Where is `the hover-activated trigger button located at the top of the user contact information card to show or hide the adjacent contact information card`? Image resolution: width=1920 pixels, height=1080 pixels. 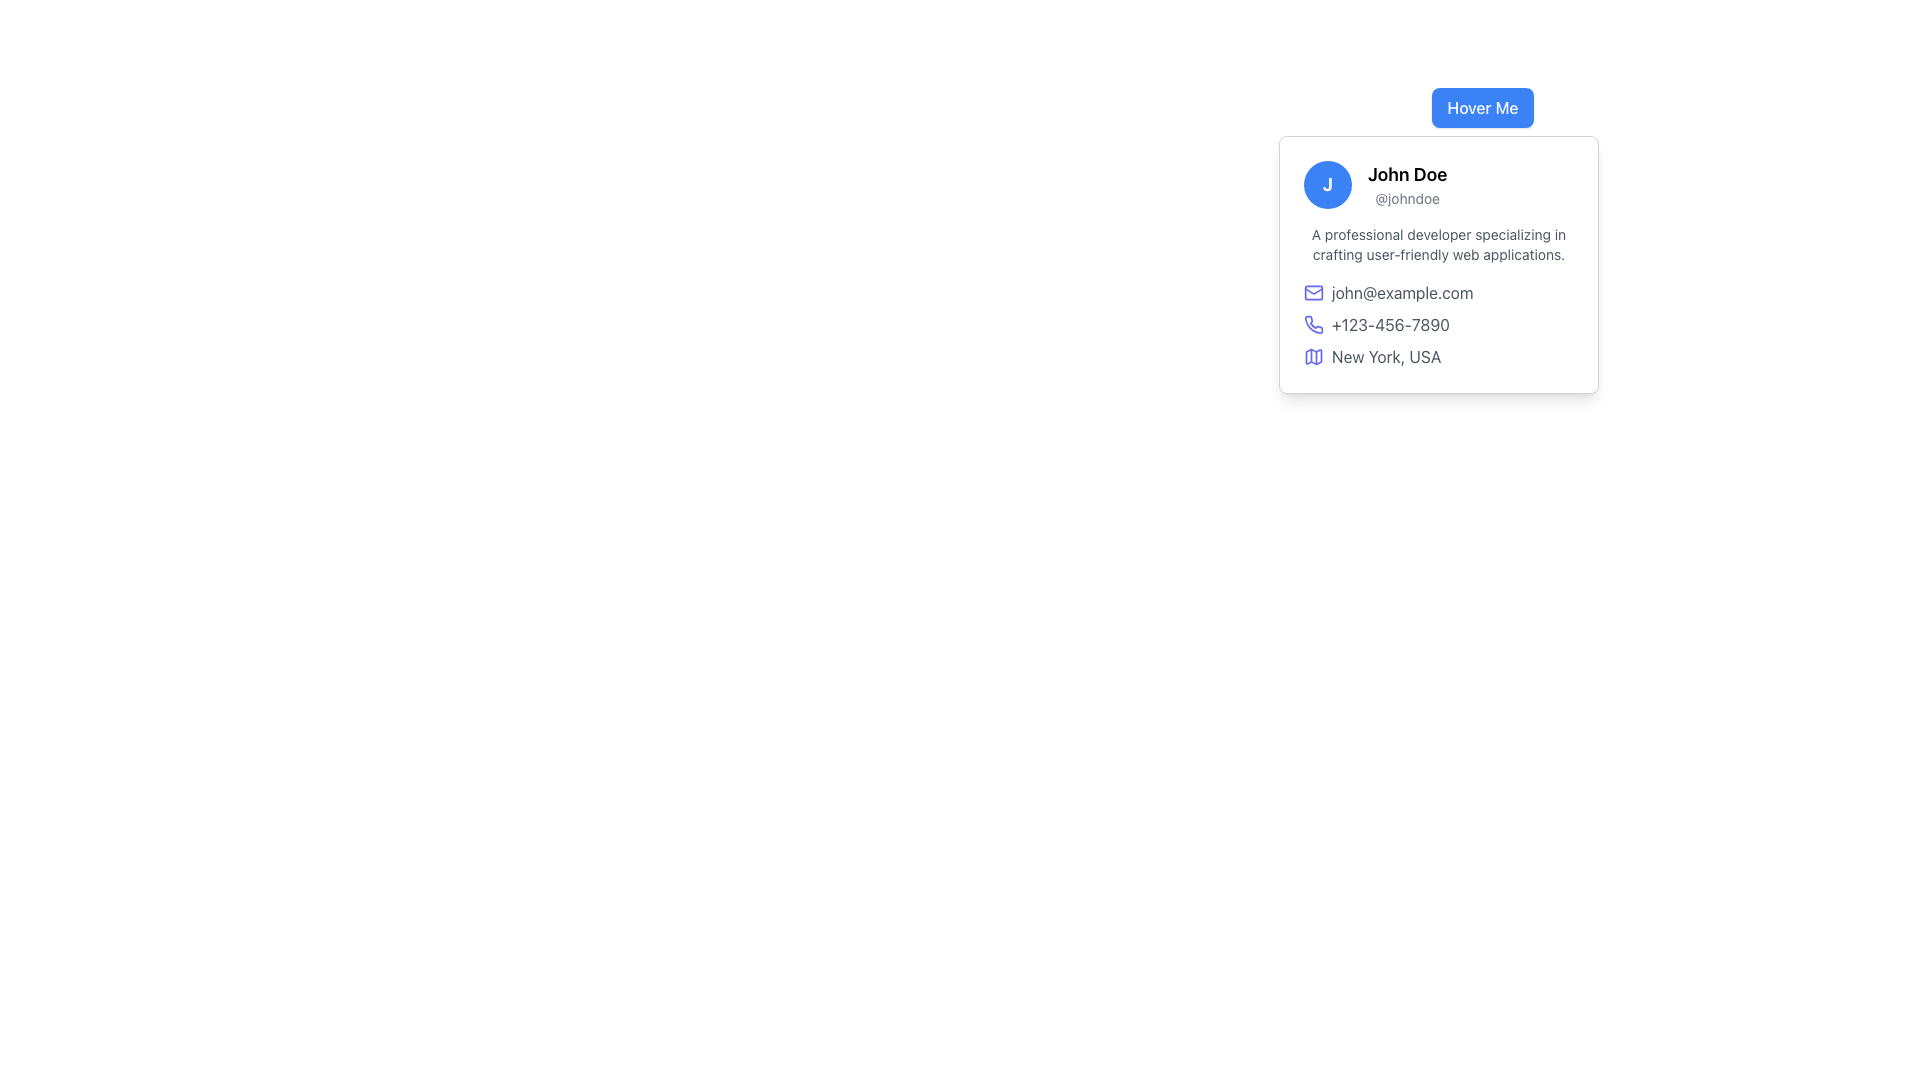 the hover-activated trigger button located at the top of the user contact information card to show or hide the adjacent contact information card is located at coordinates (1483, 108).